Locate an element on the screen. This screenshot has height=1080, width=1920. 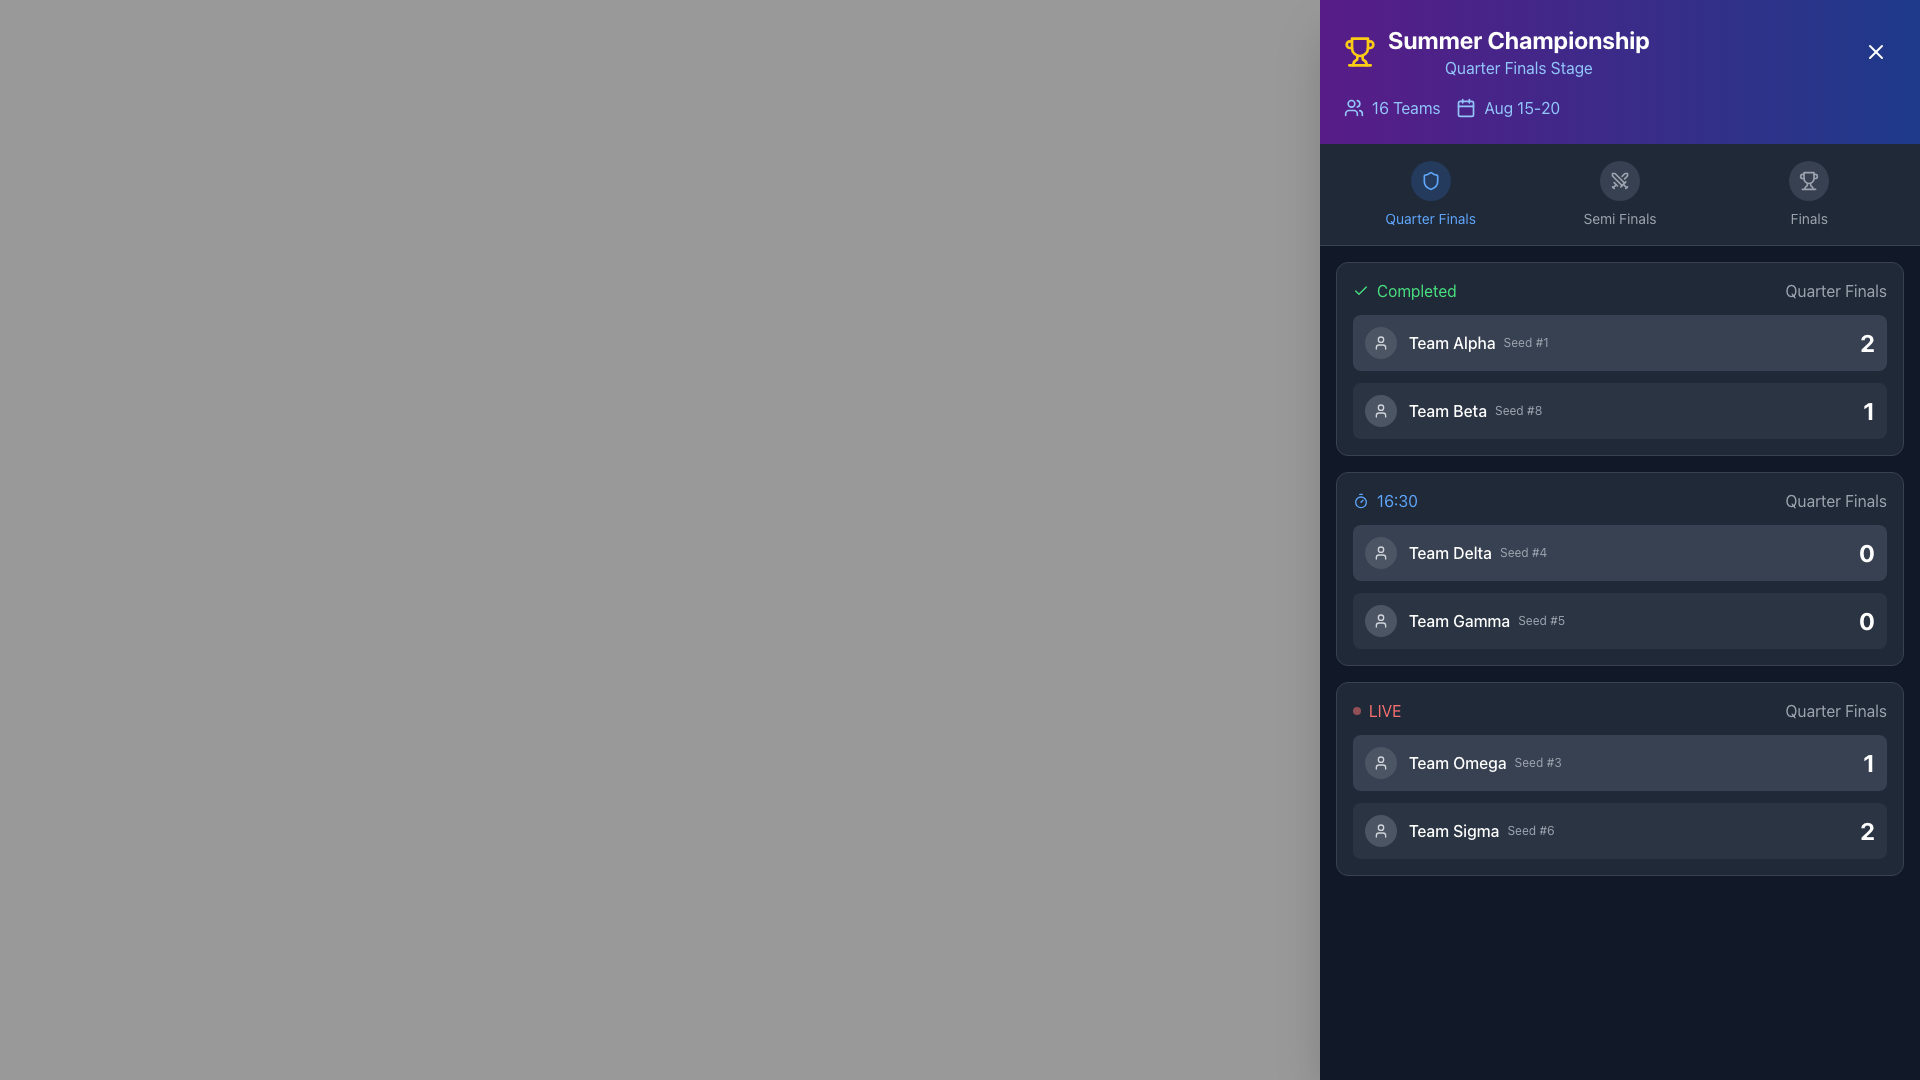
the circular icon button with a gray background and crossed swords icon, located under the 'Semi Finals' text label is located at coordinates (1619, 181).